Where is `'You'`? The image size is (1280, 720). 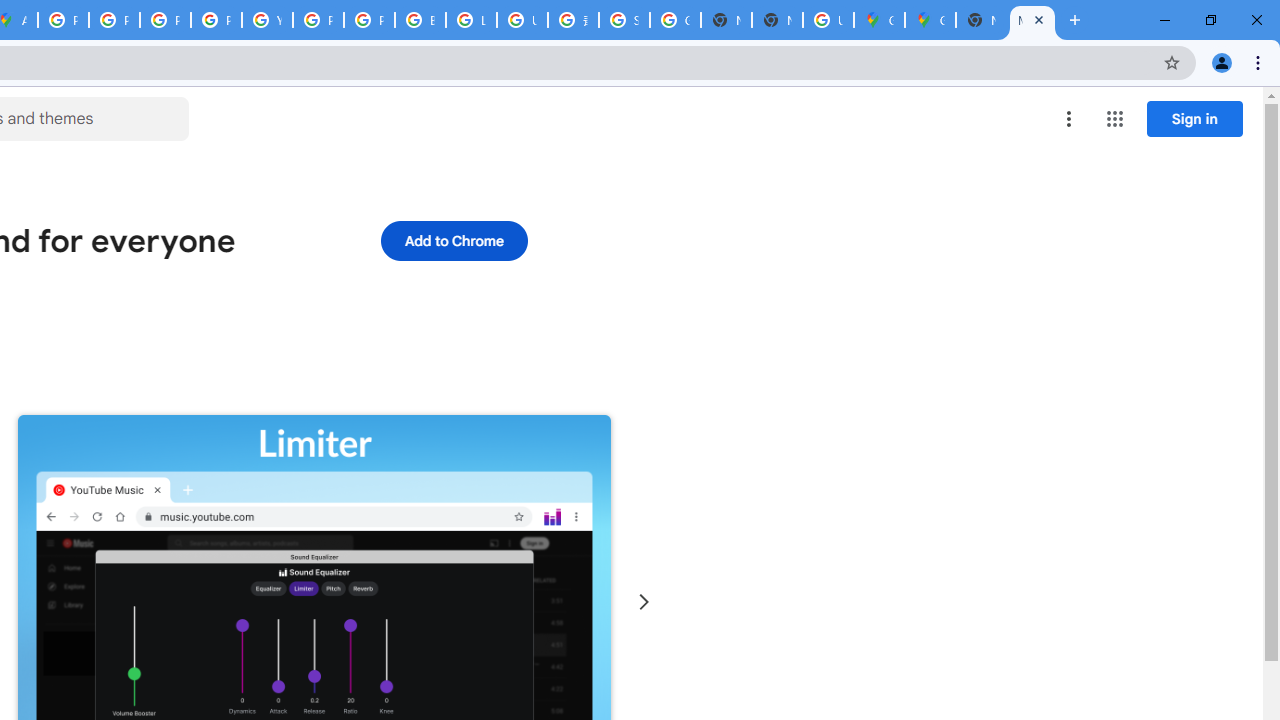 'You' is located at coordinates (1220, 61).